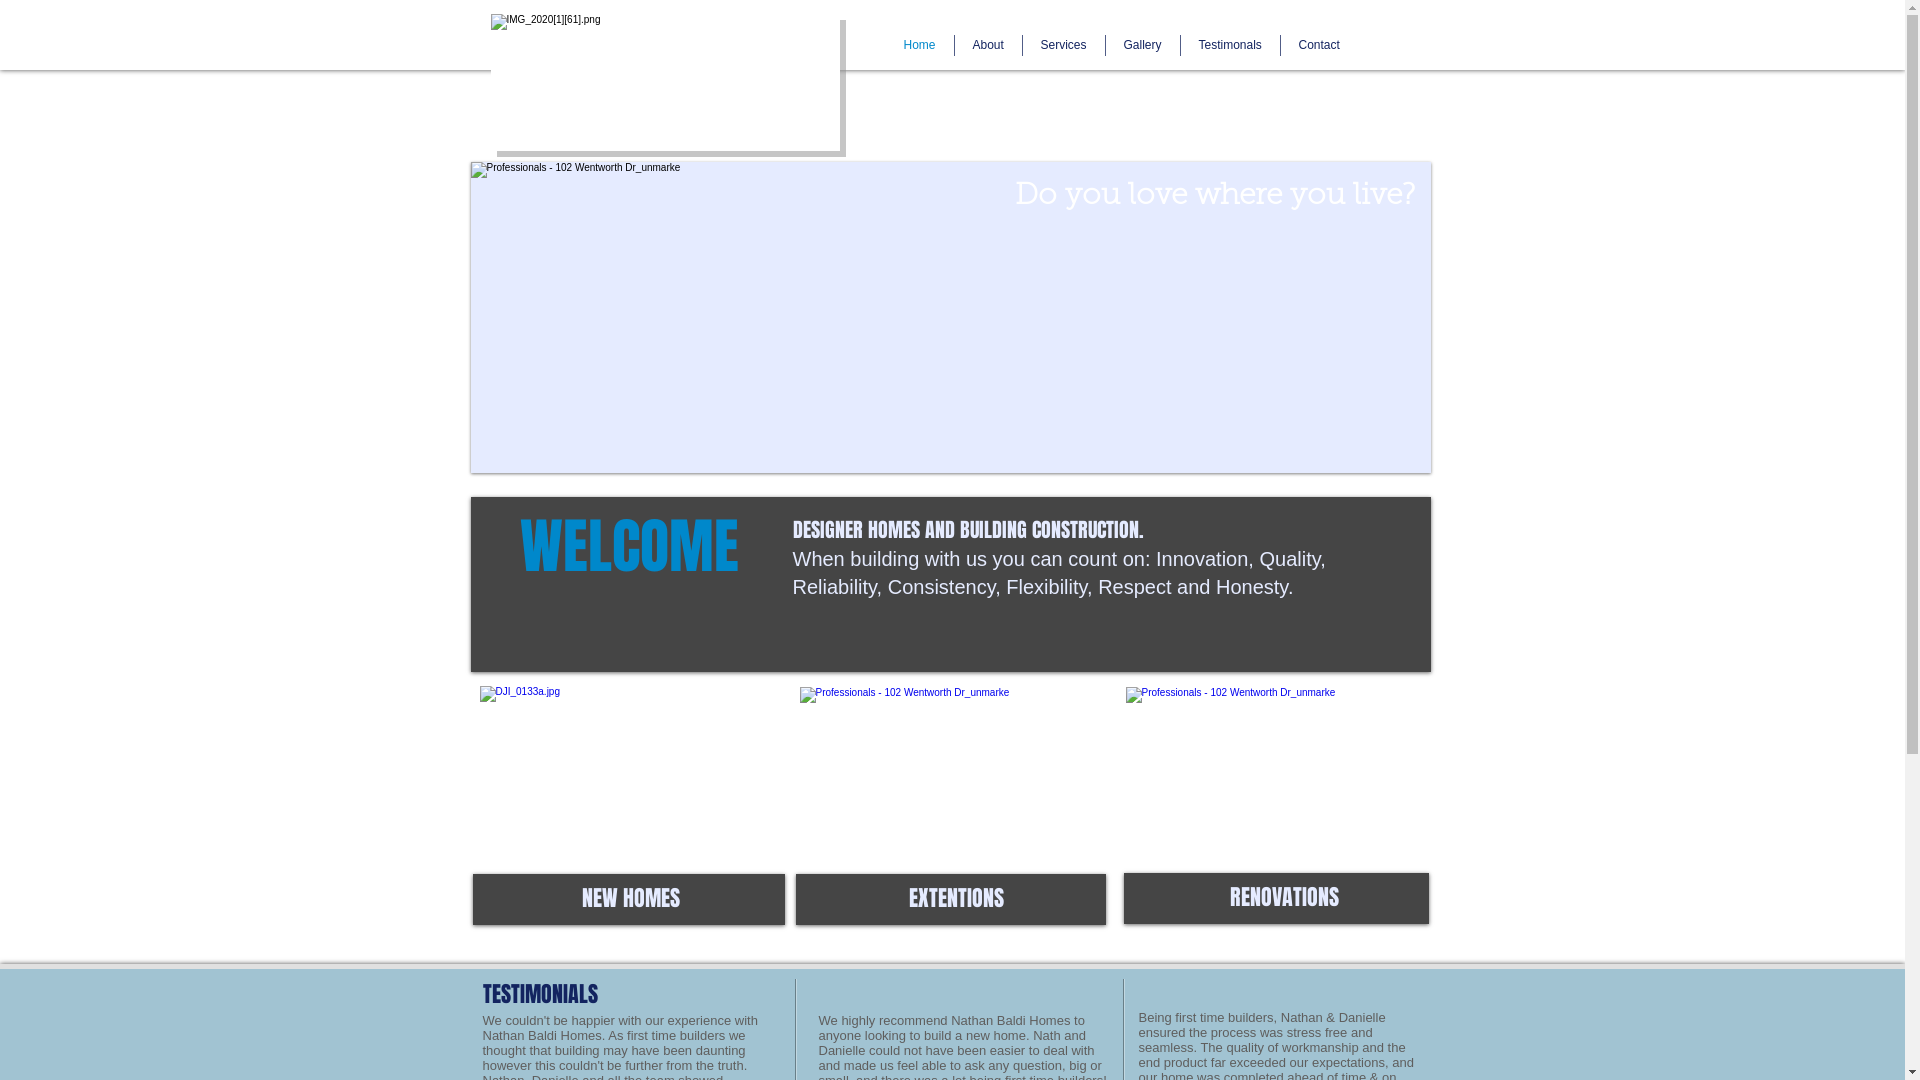 This screenshot has width=1920, height=1080. I want to click on 'image7.jpg', so click(1277, 773).